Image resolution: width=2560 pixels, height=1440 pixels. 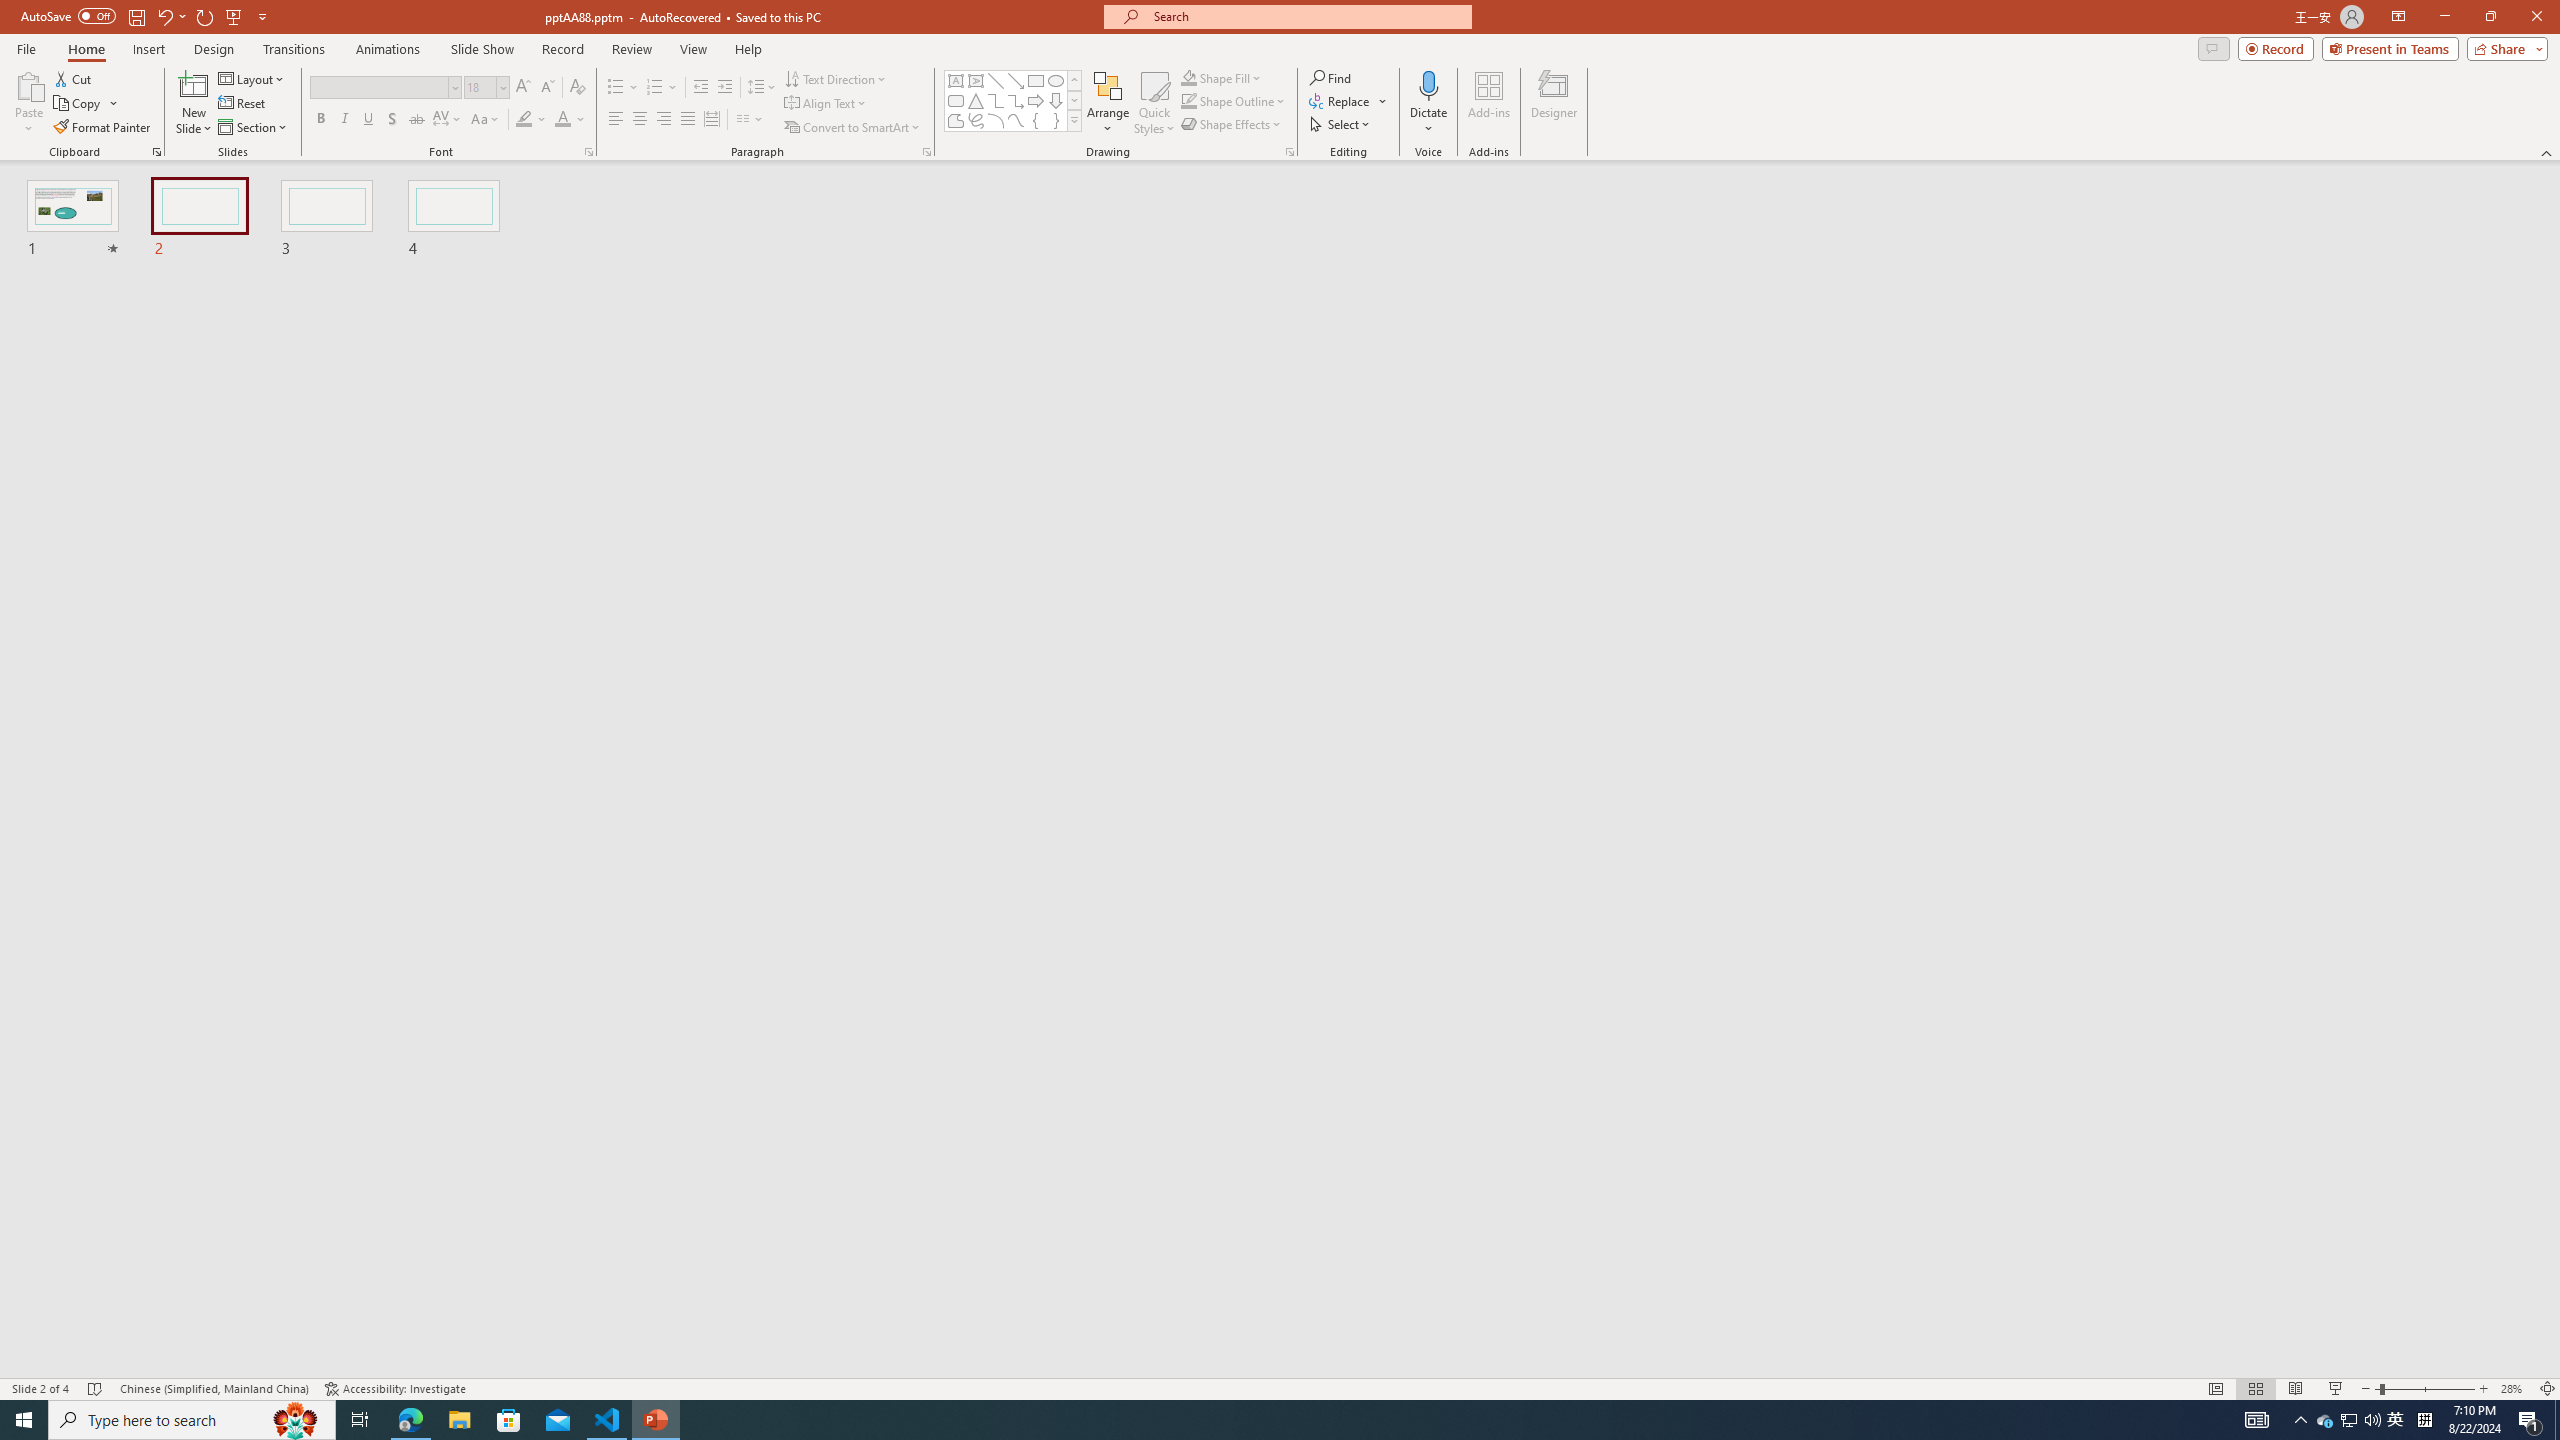 What do you see at coordinates (852, 127) in the screenshot?
I see `'Convert to SmartArt'` at bounding box center [852, 127].